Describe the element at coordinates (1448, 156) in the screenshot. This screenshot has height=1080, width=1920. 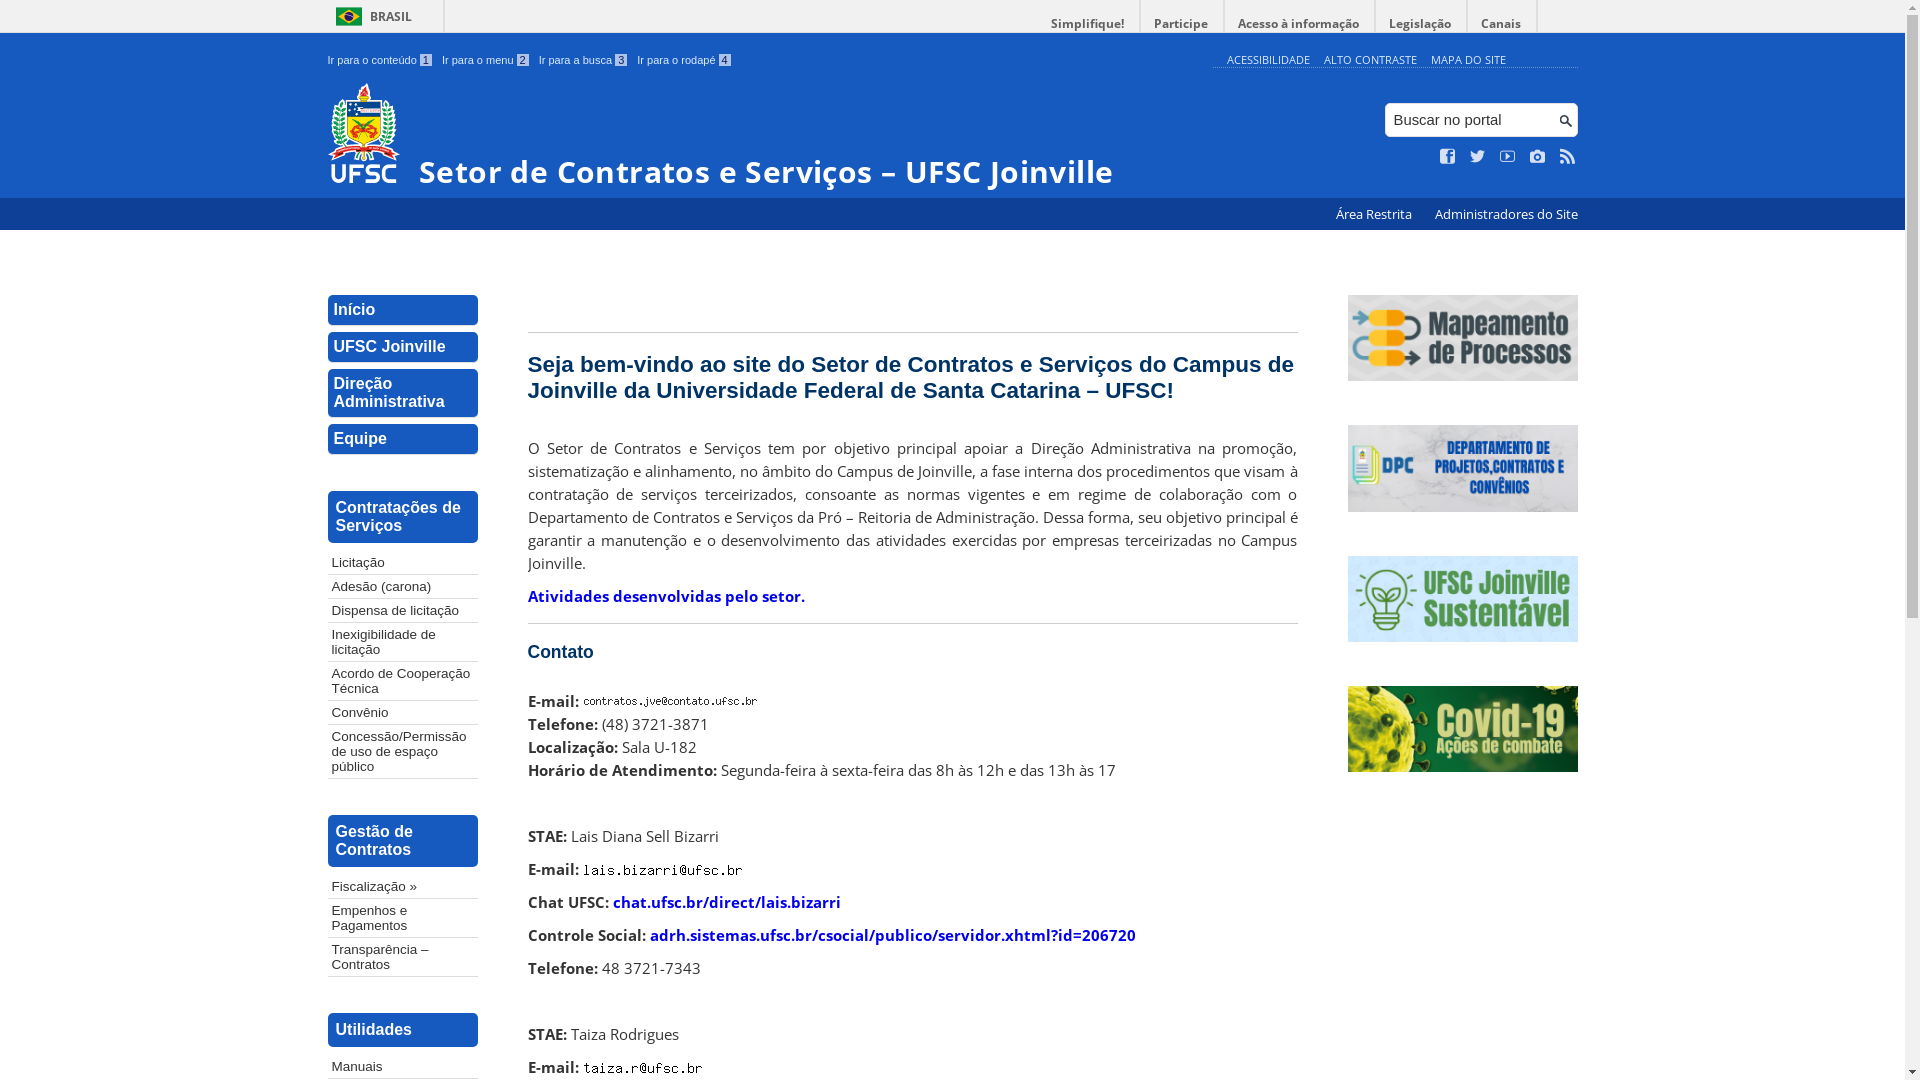
I see `'Curta no Facebook'` at that location.